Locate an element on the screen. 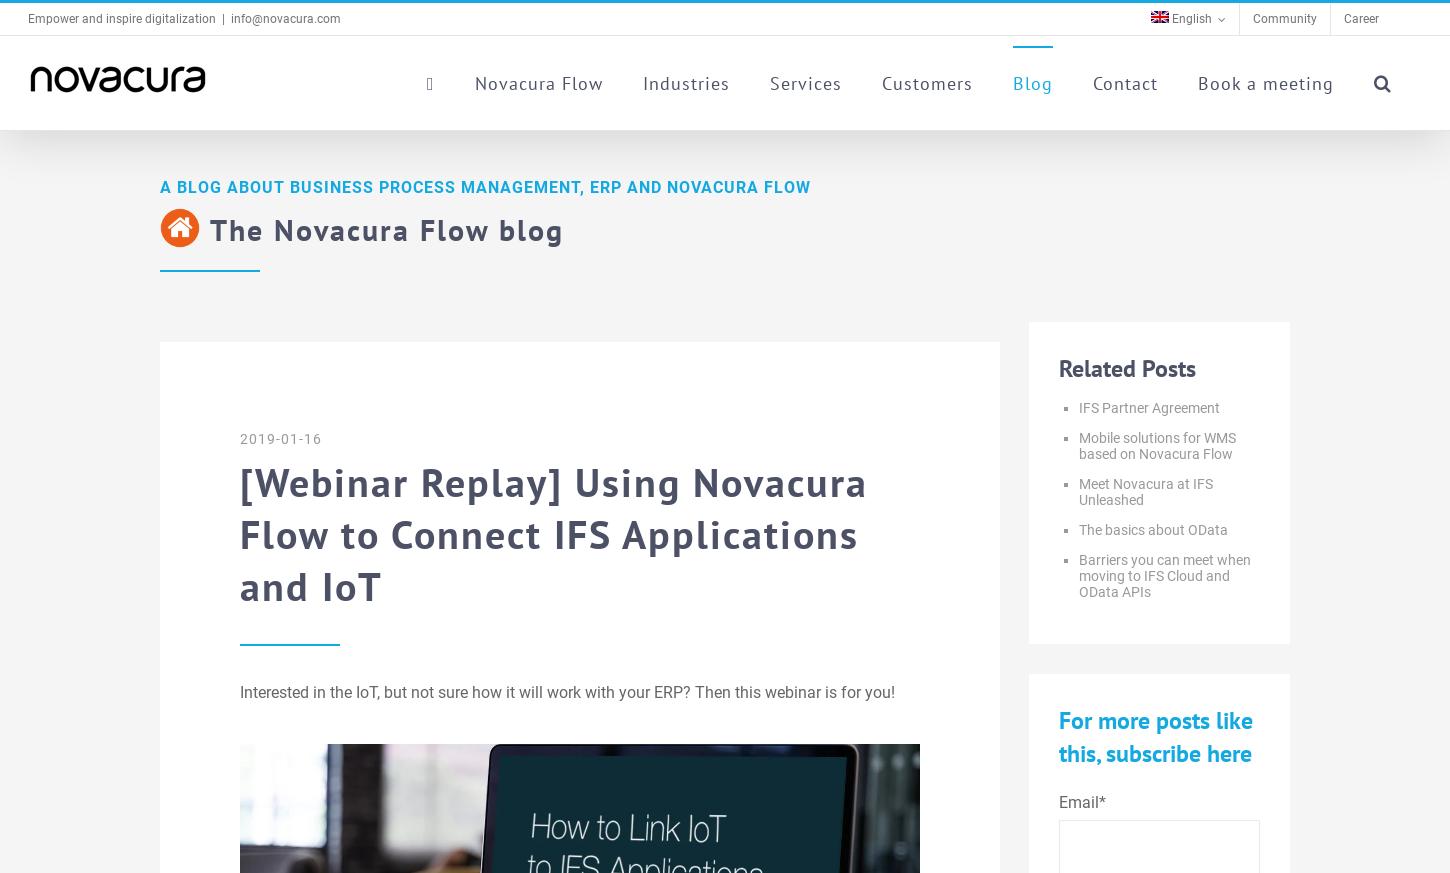 The image size is (1450, 873). '[Webinar Replay] Using Novacura Flow to Connect IFS Applications and IoT' is located at coordinates (554, 533).